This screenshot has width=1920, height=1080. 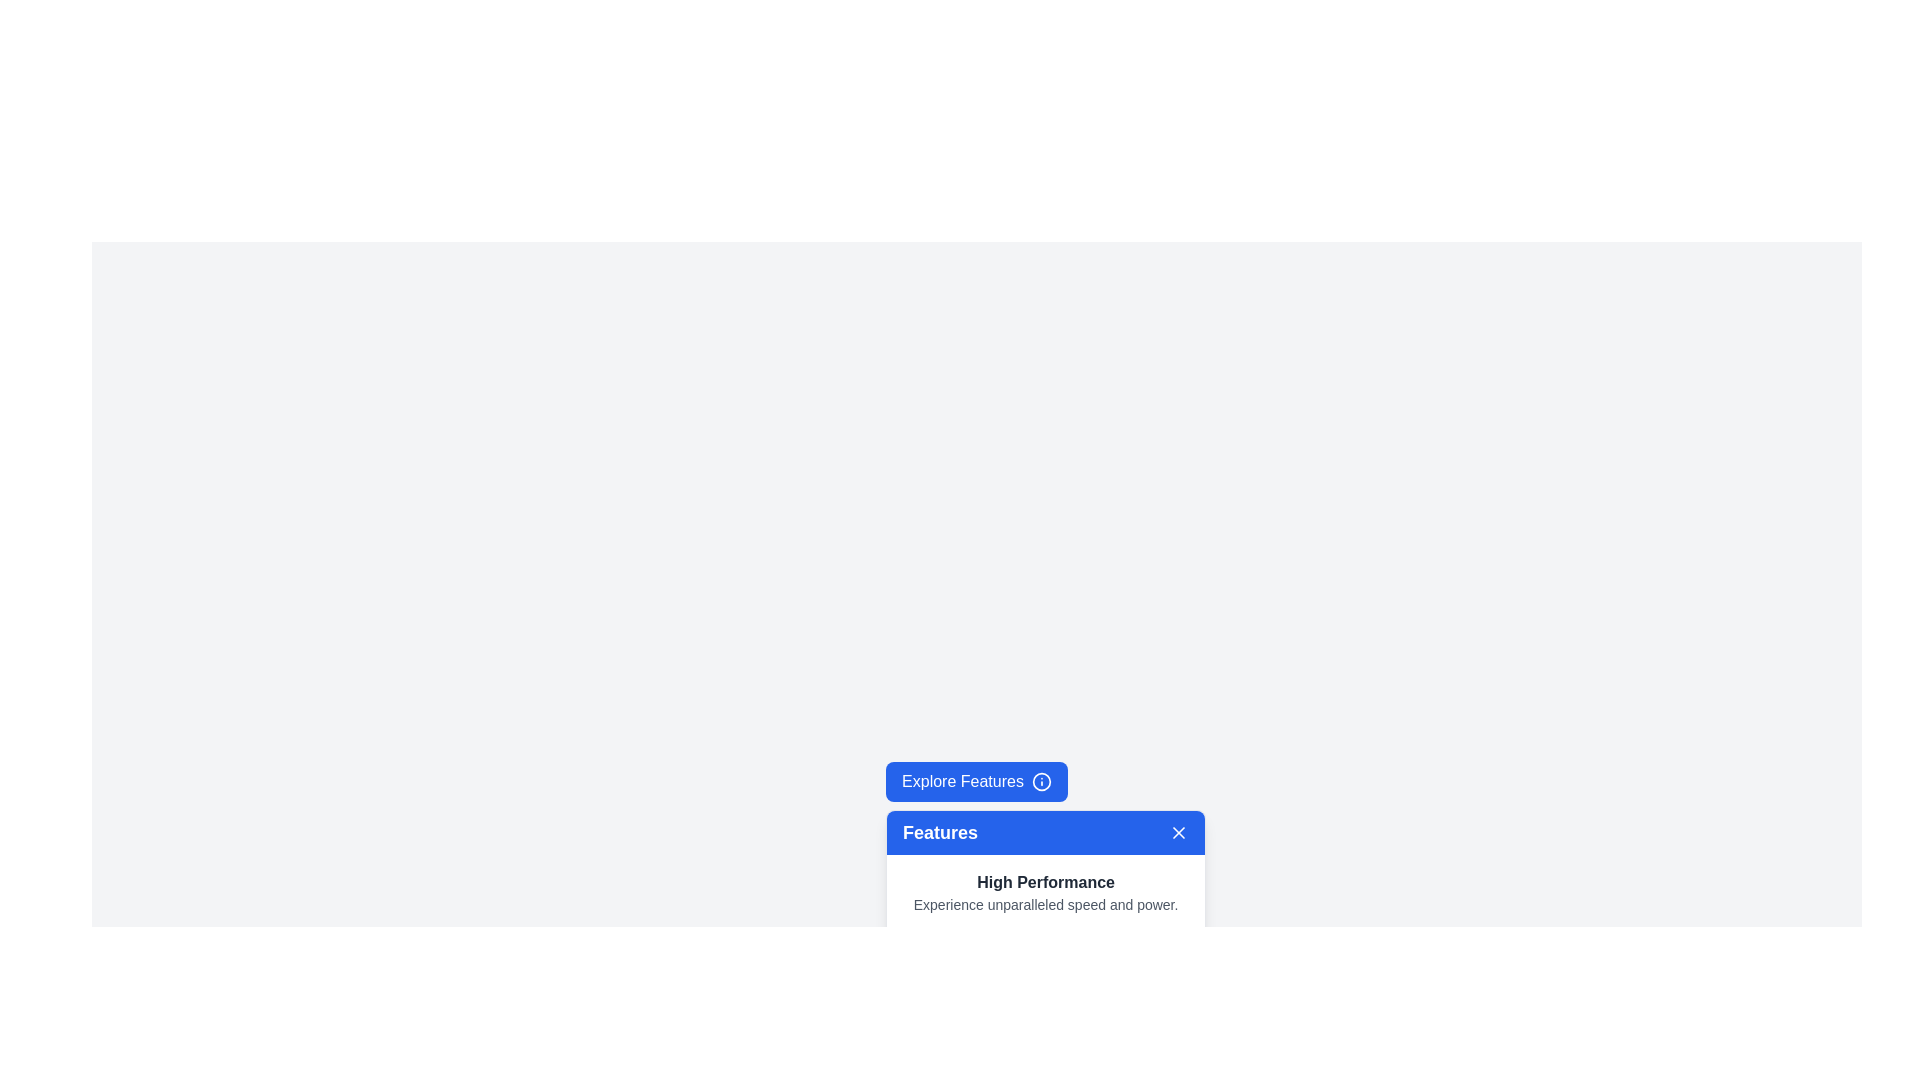 I want to click on the 'Explore Features' button, which has a blue background and white text, so click(x=977, y=781).